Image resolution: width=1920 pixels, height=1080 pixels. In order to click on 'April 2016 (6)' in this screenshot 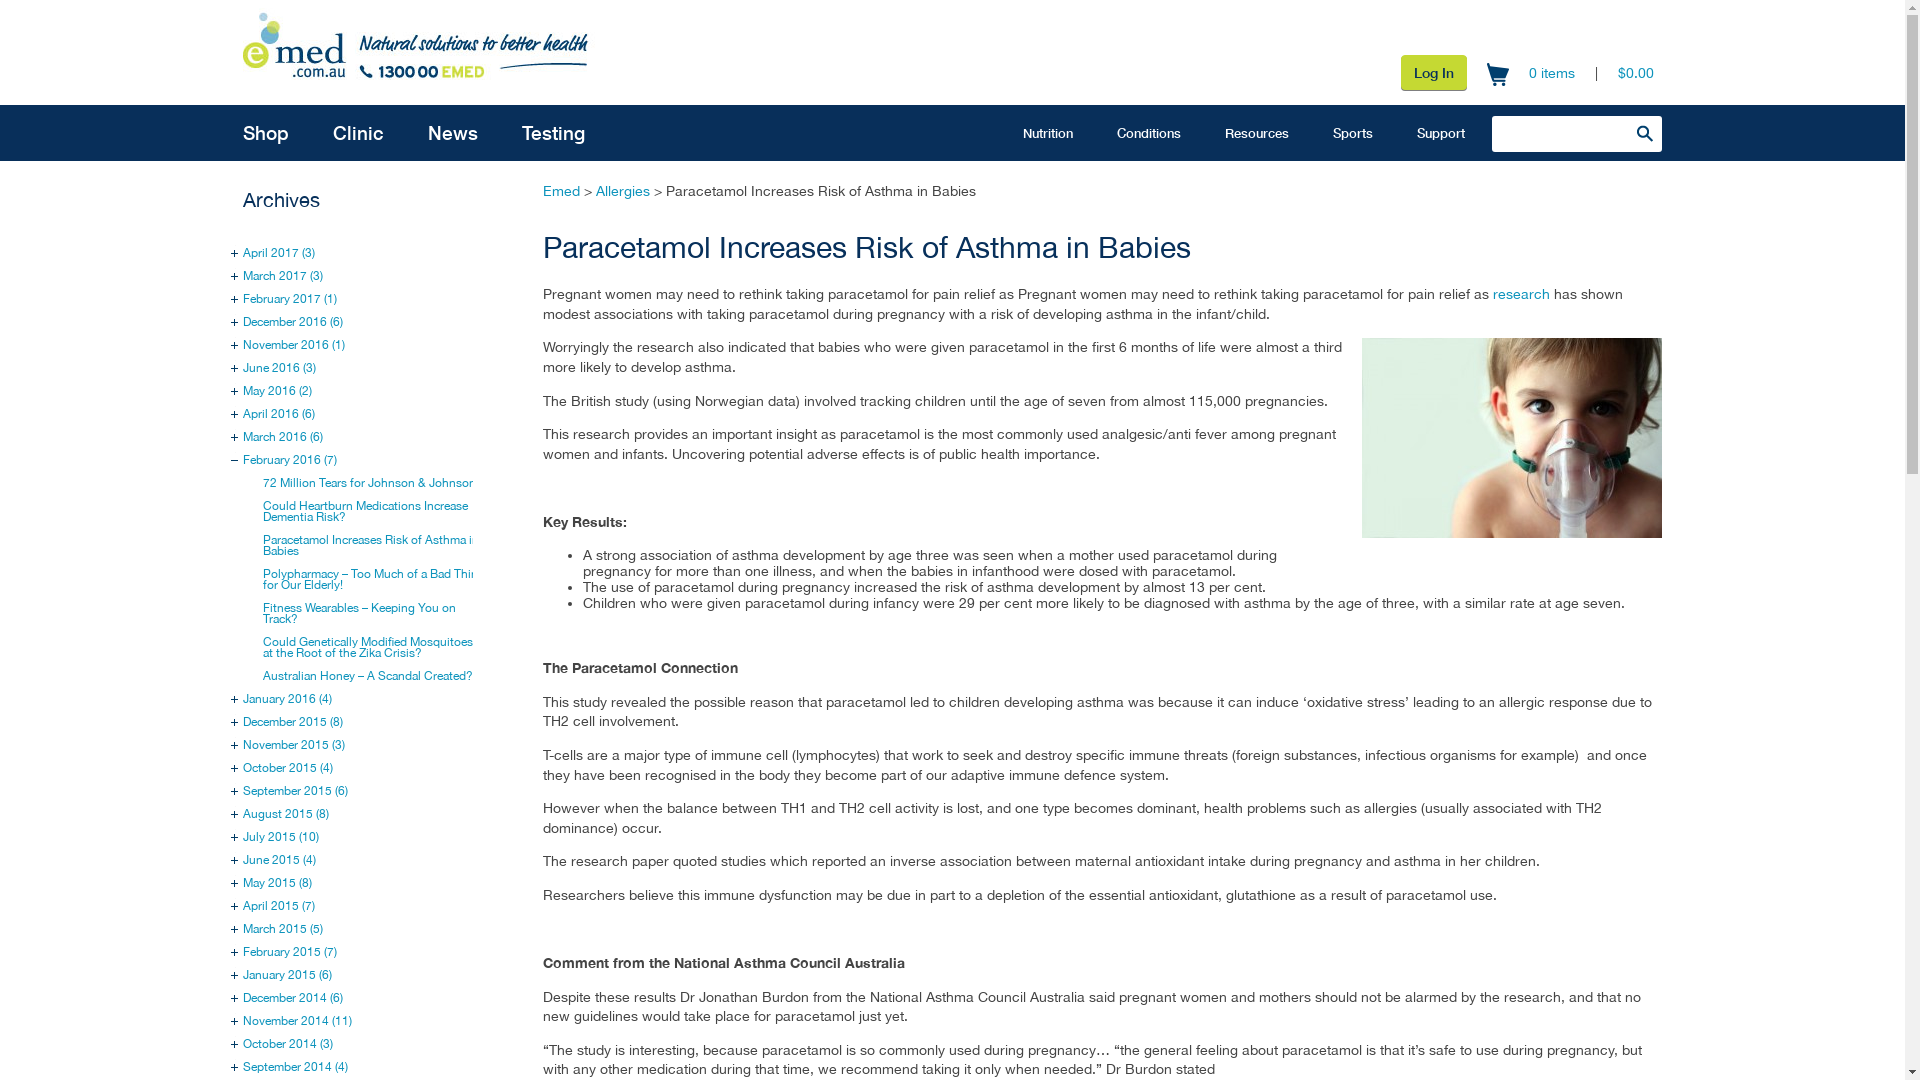, I will do `click(277, 412)`.